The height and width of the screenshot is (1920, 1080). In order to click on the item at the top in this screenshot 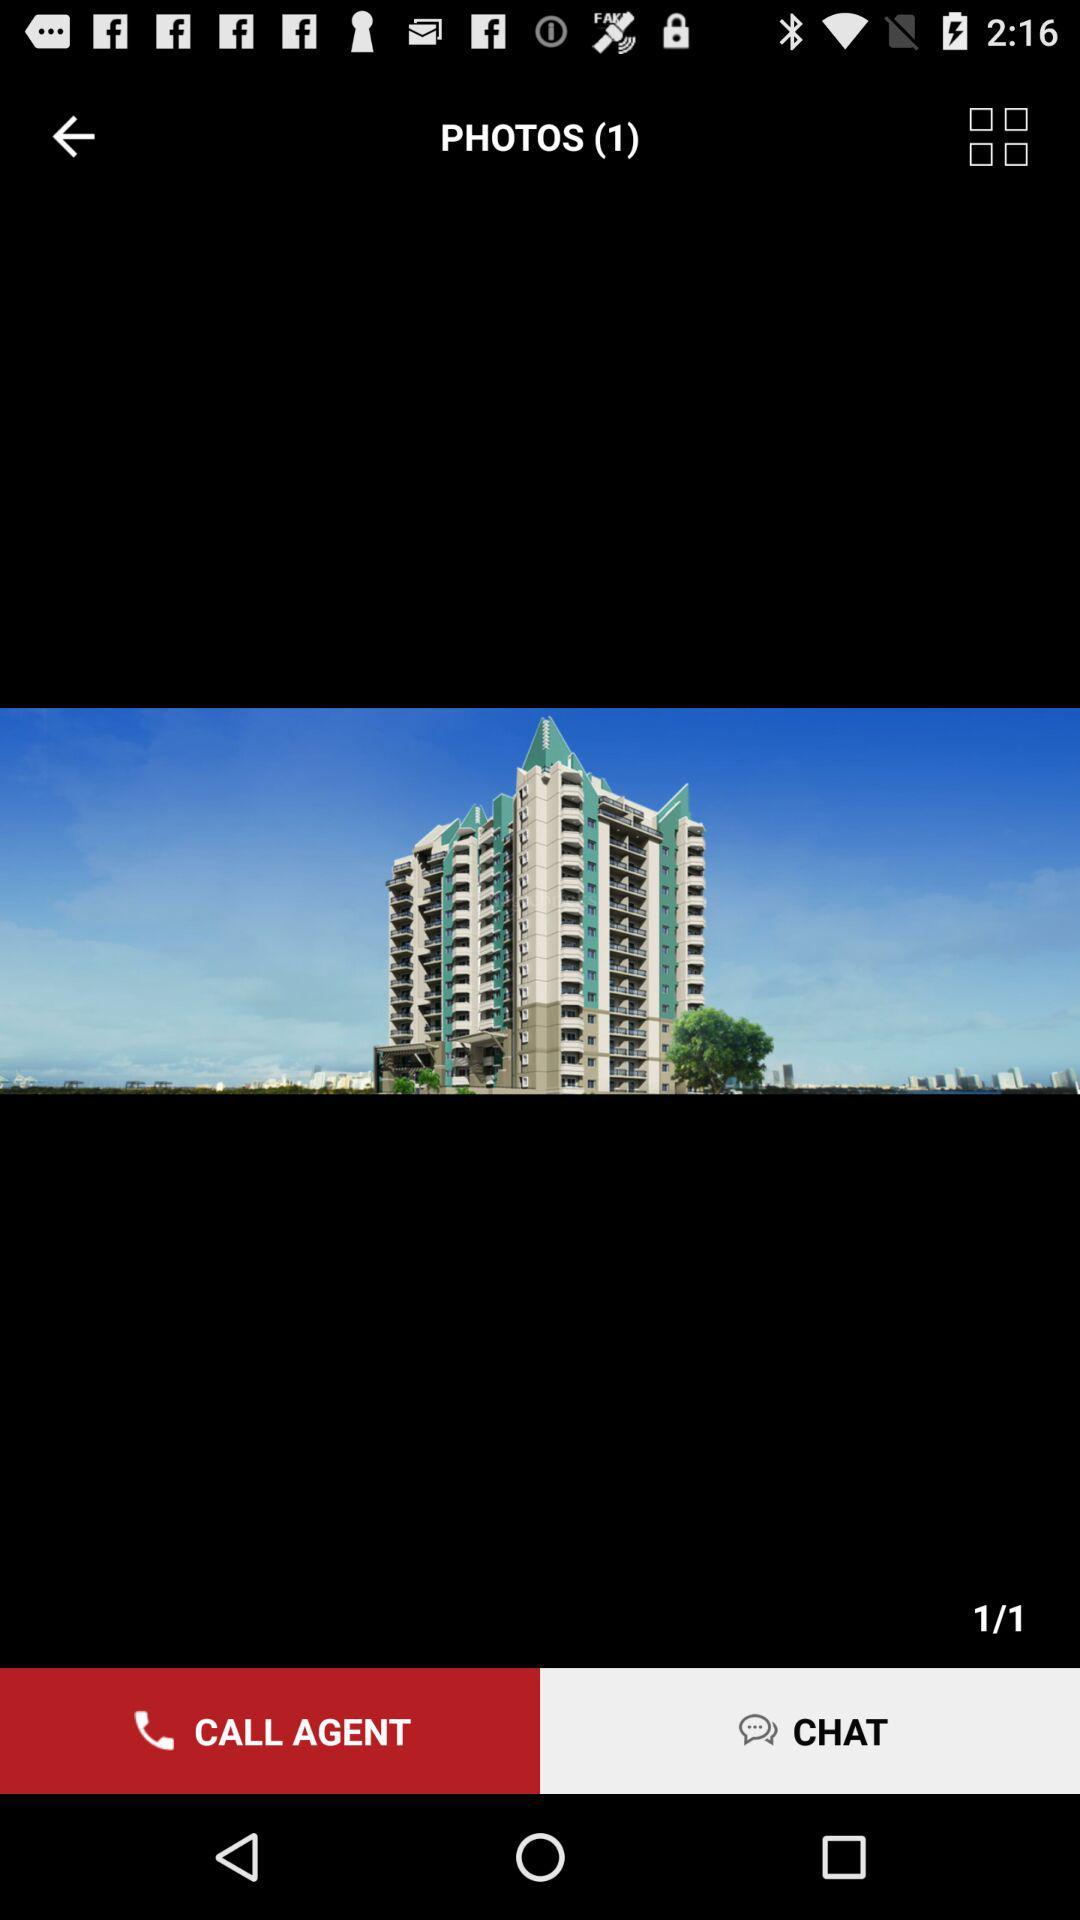, I will do `click(540, 135)`.